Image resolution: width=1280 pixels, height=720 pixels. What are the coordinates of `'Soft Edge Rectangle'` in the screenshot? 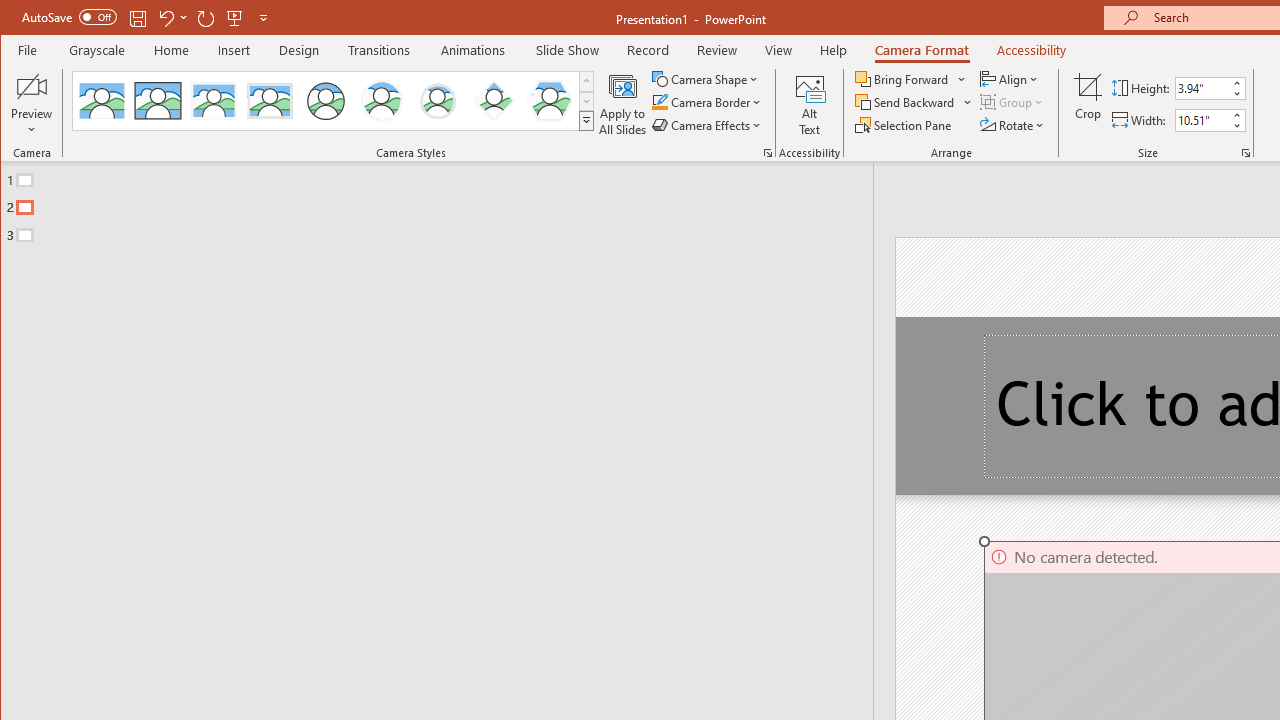 It's located at (269, 100).